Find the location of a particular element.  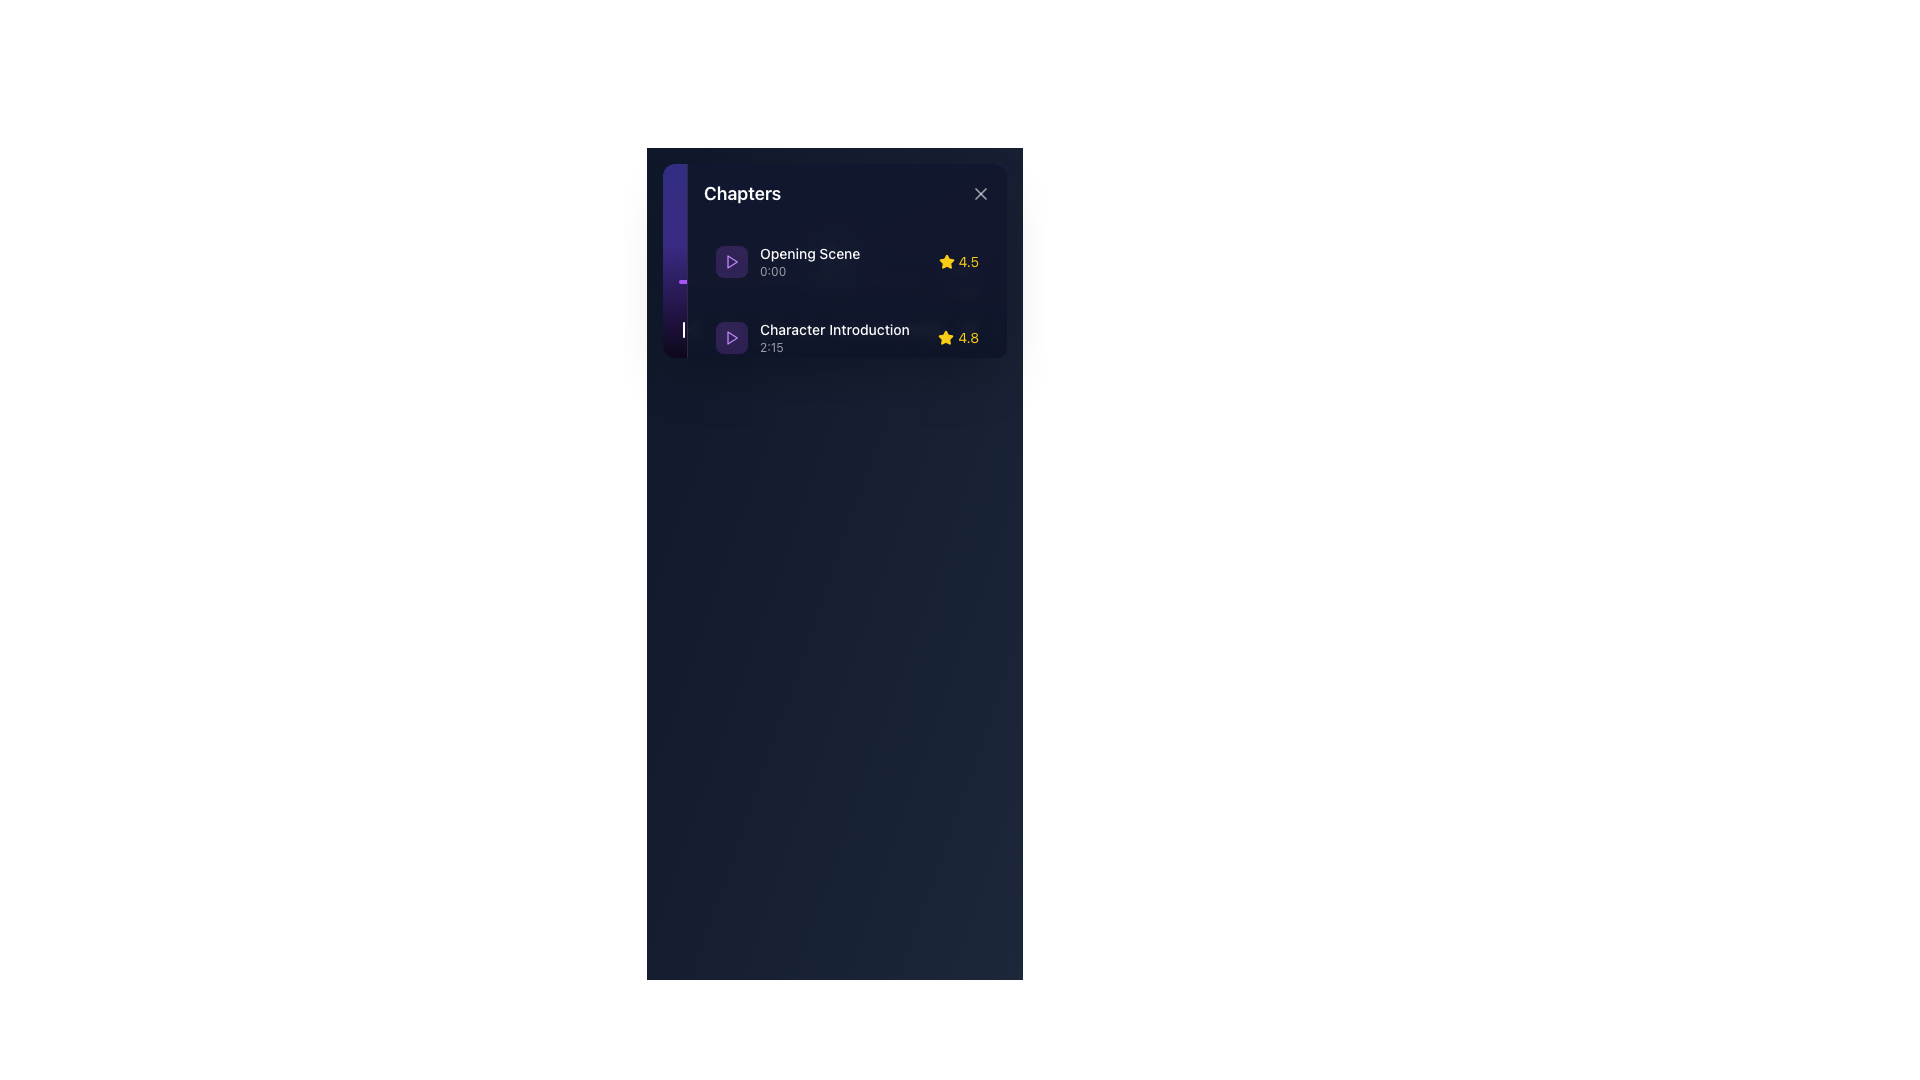

the interactive list item displaying the chapter titled 'Opening Scene' with a rating of 4.5 is located at coordinates (846, 258).